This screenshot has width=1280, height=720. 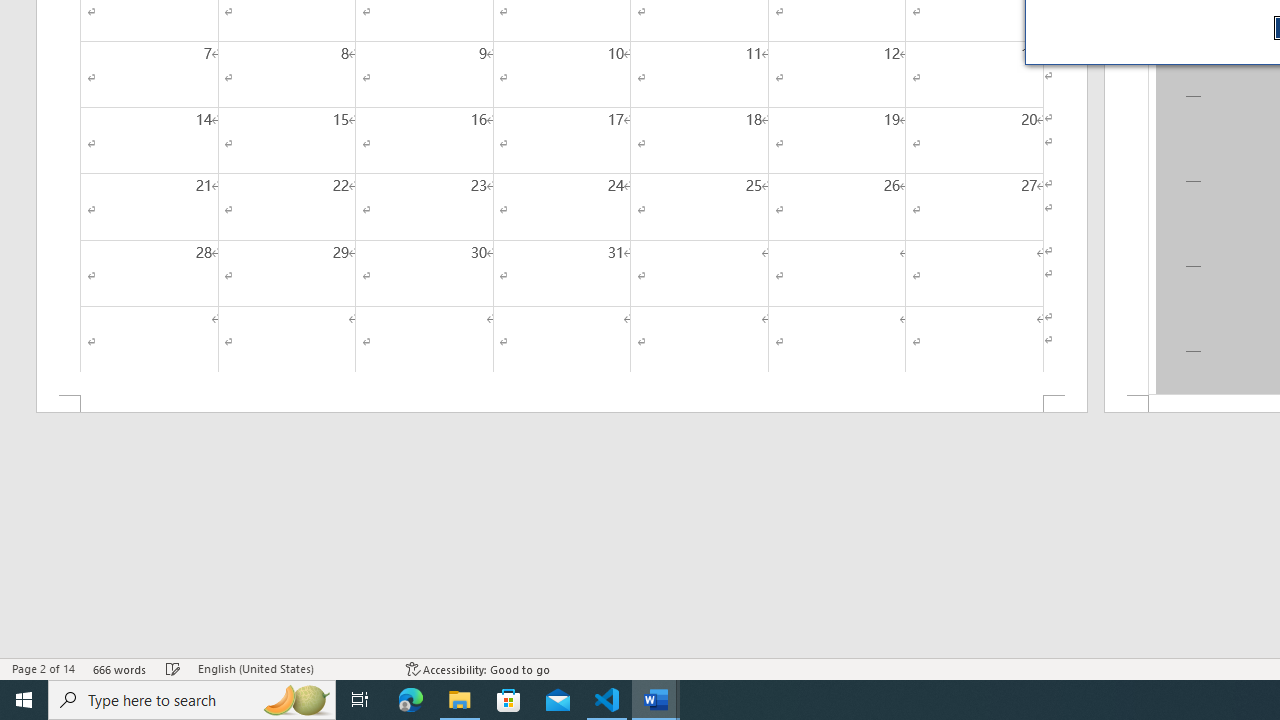 I want to click on 'Accessibility Checker Accessibility: Good to go', so click(x=477, y=669).